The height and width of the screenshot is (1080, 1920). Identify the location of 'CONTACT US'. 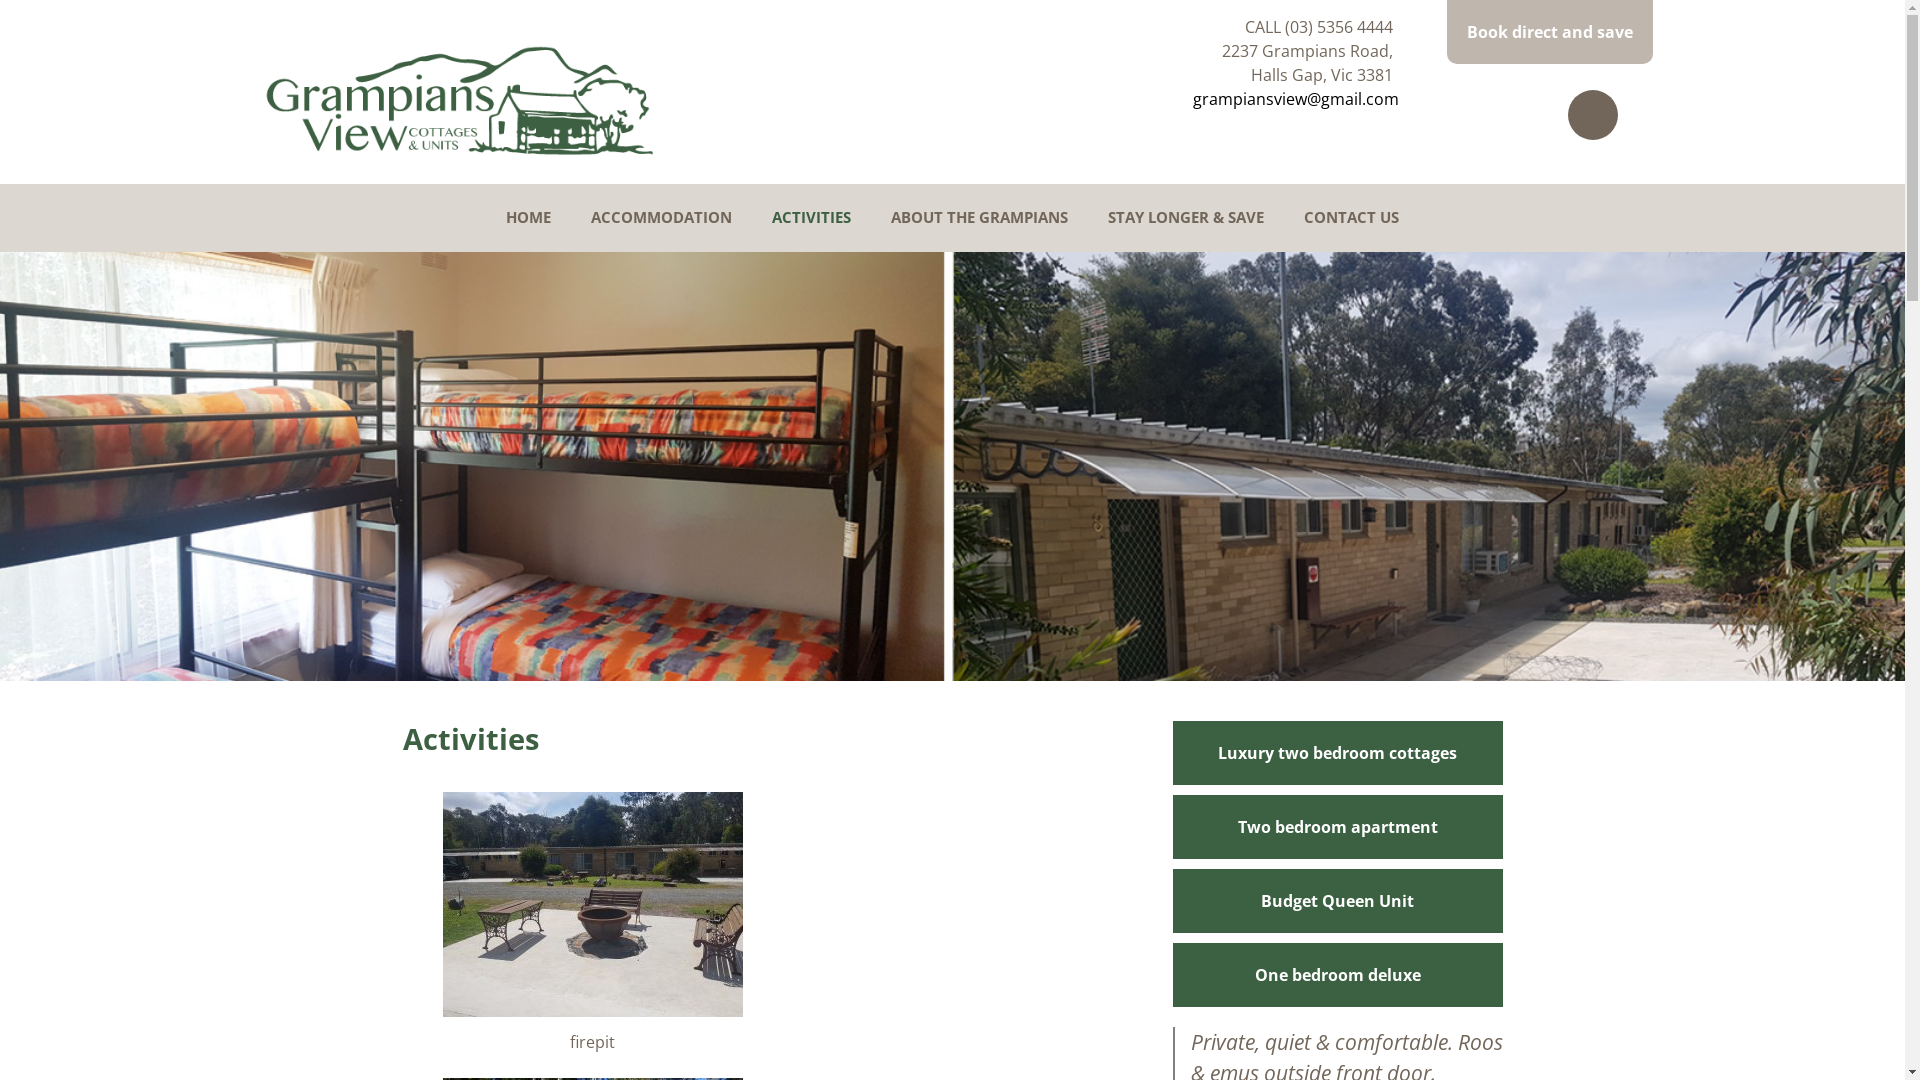
(1304, 218).